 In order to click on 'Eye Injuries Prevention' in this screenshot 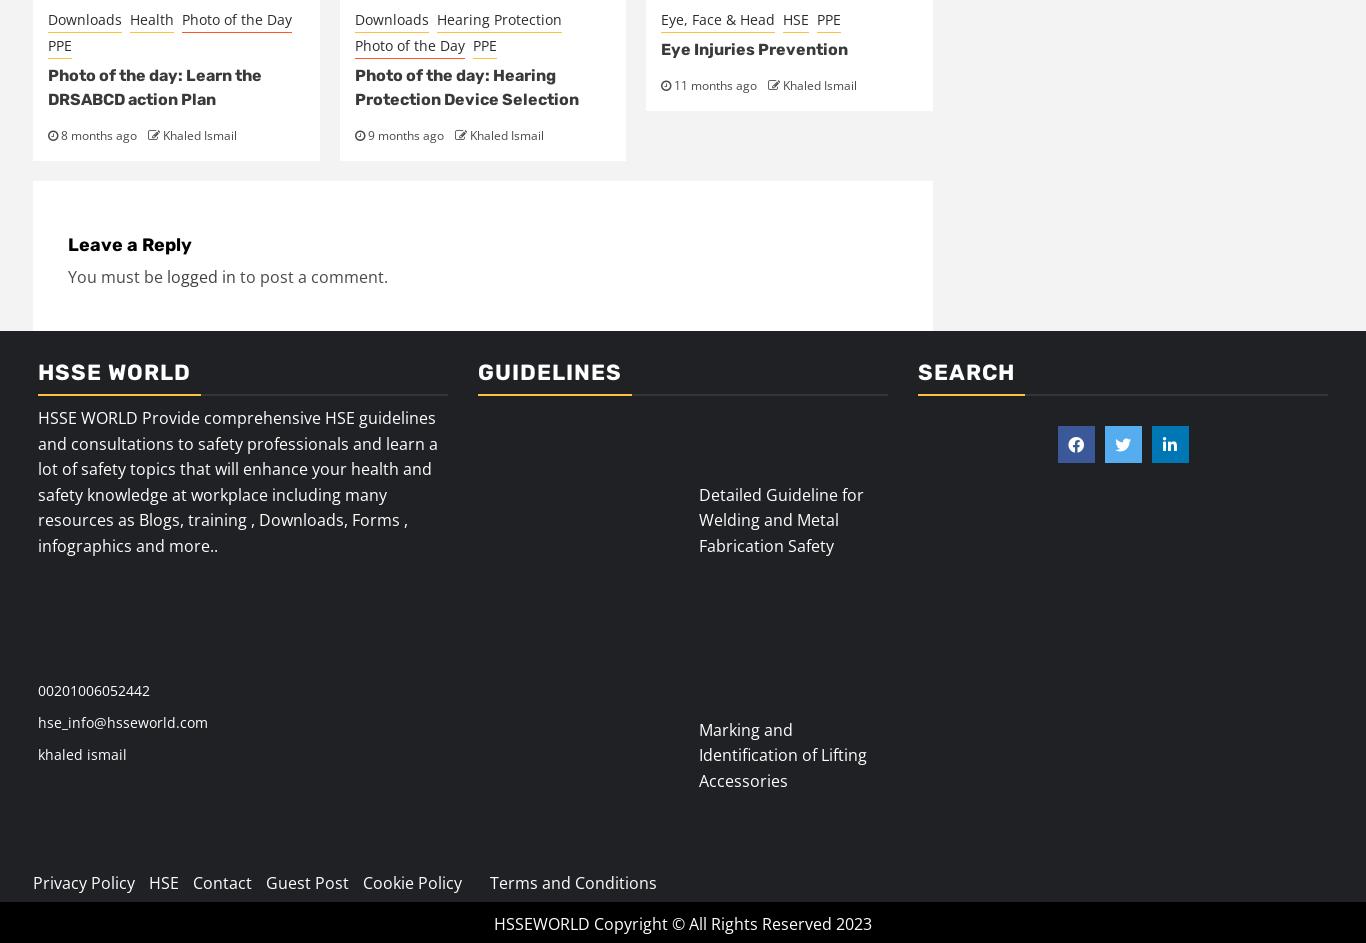, I will do `click(754, 48)`.